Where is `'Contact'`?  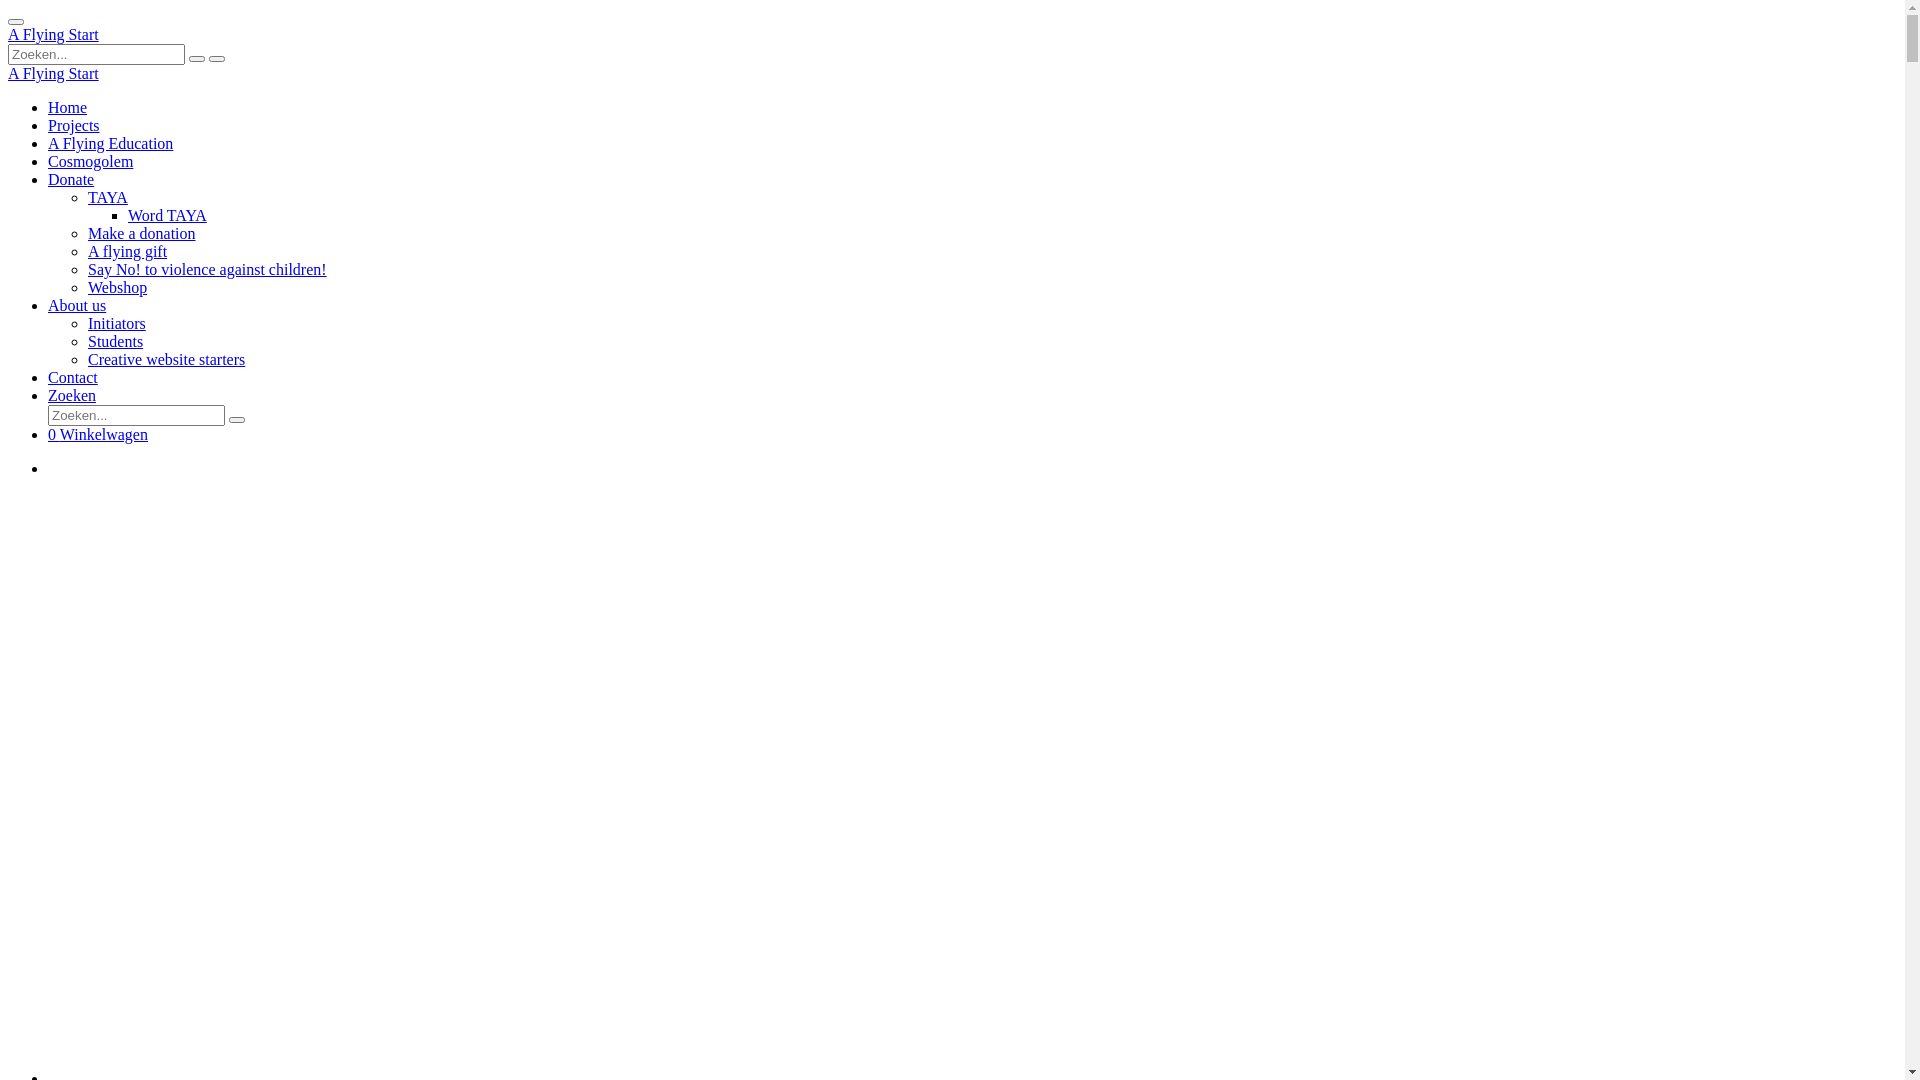
'Contact' is located at coordinates (72, 377).